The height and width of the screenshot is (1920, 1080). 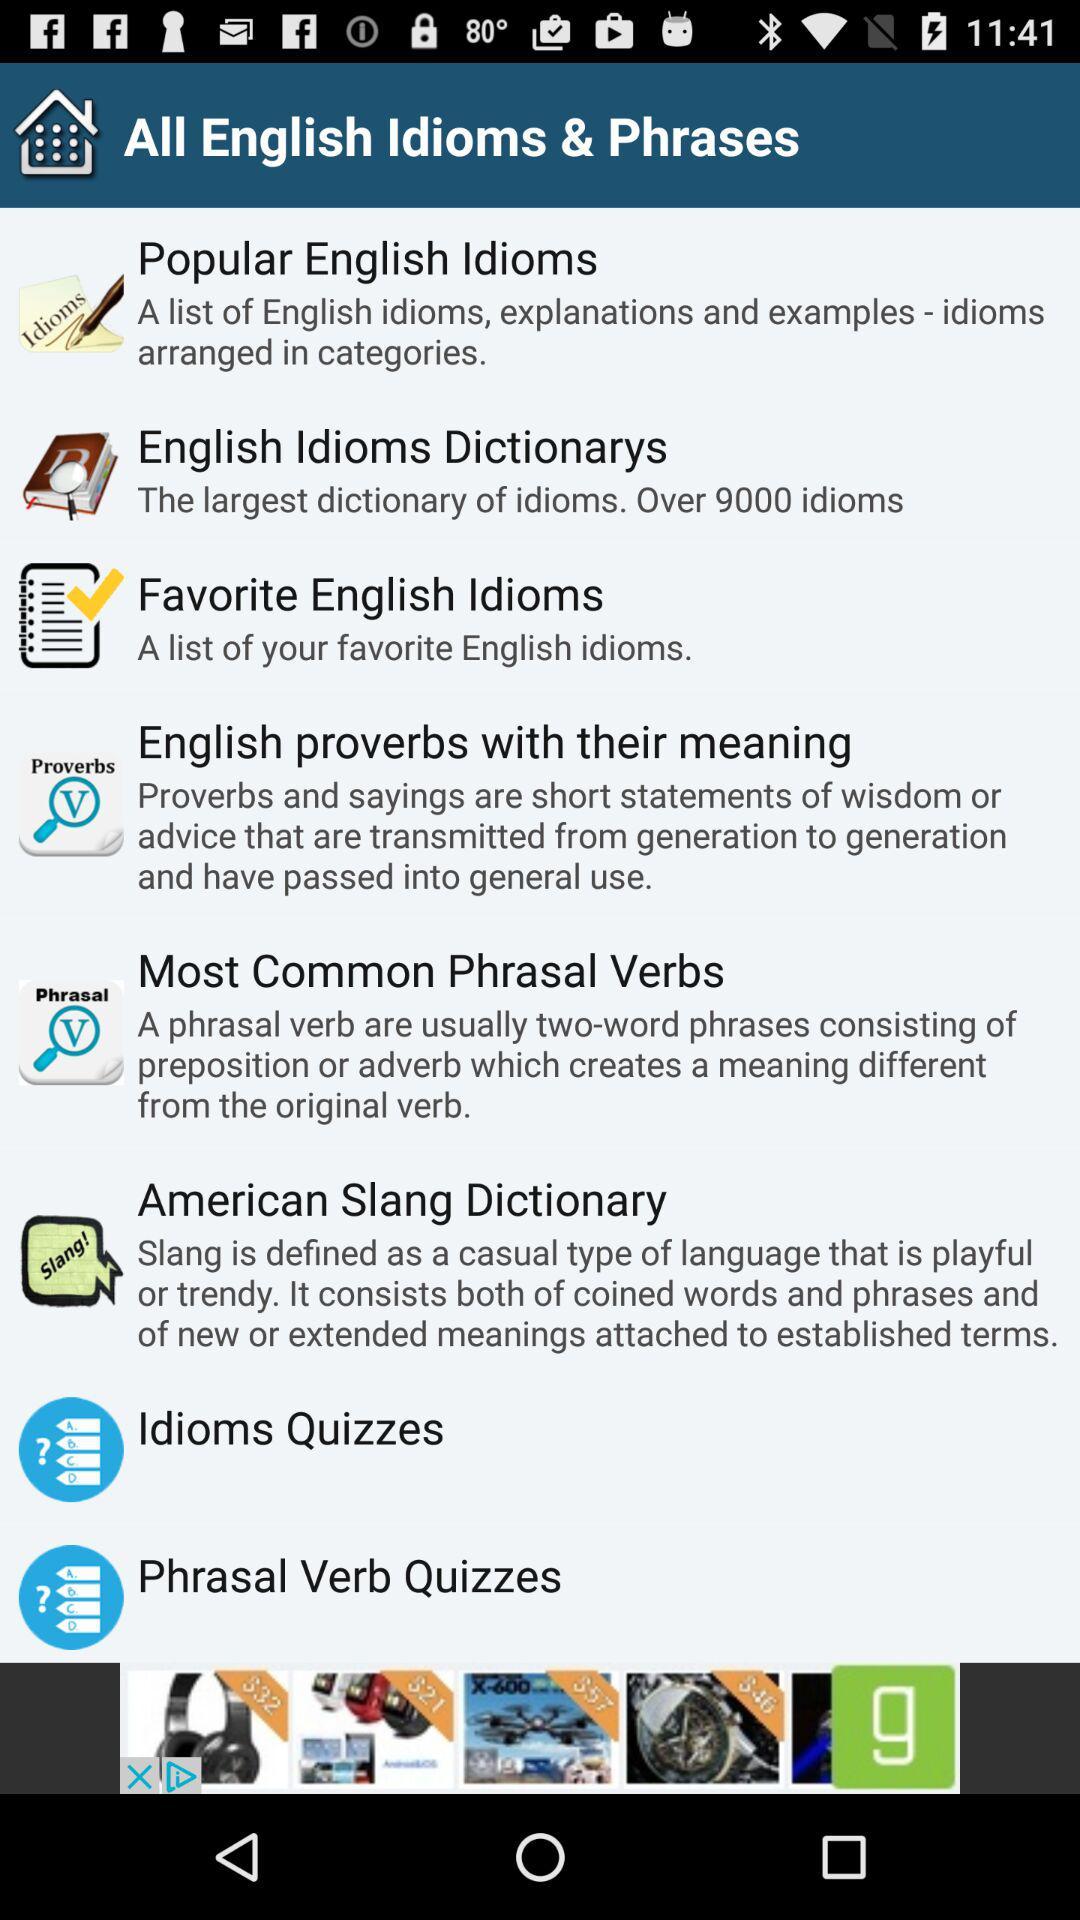 What do you see at coordinates (51, 143) in the screenshot?
I see `the home icon` at bounding box center [51, 143].